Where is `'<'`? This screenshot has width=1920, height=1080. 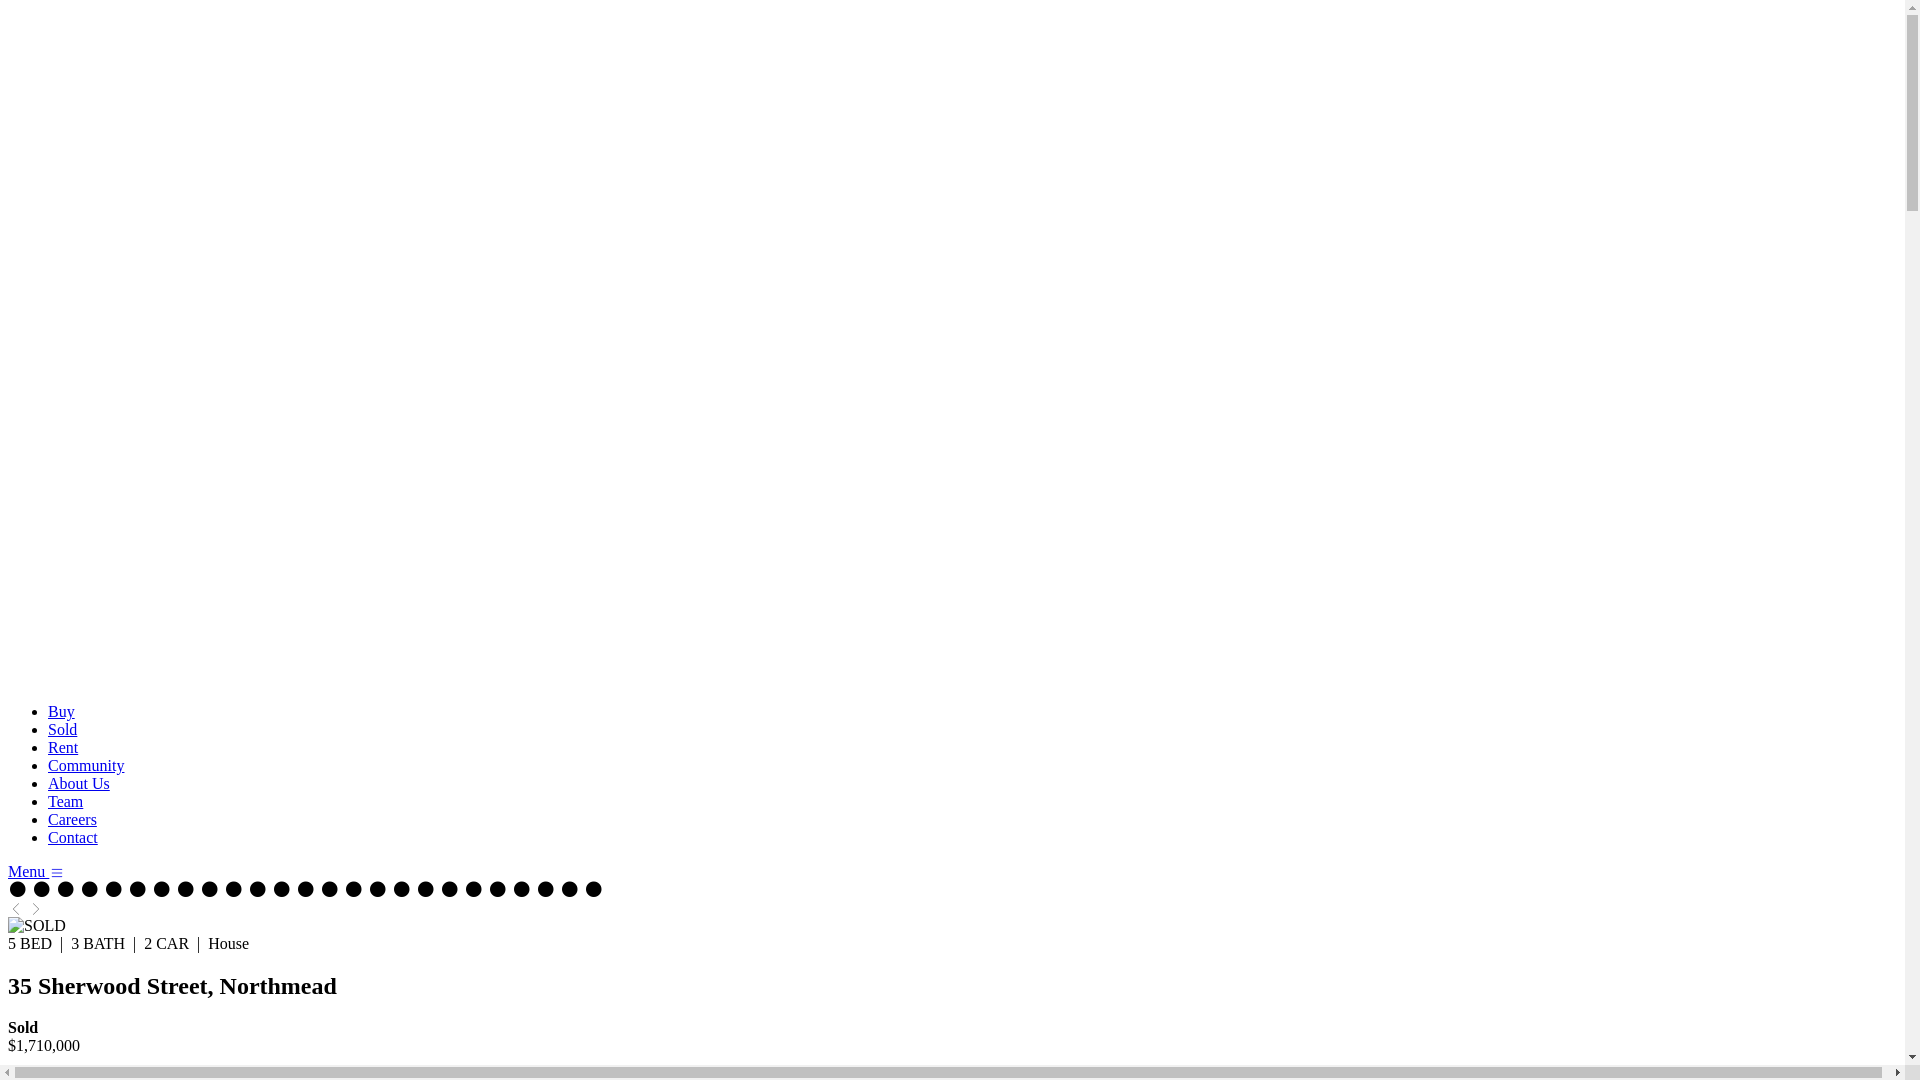
'<' is located at coordinates (8, 907).